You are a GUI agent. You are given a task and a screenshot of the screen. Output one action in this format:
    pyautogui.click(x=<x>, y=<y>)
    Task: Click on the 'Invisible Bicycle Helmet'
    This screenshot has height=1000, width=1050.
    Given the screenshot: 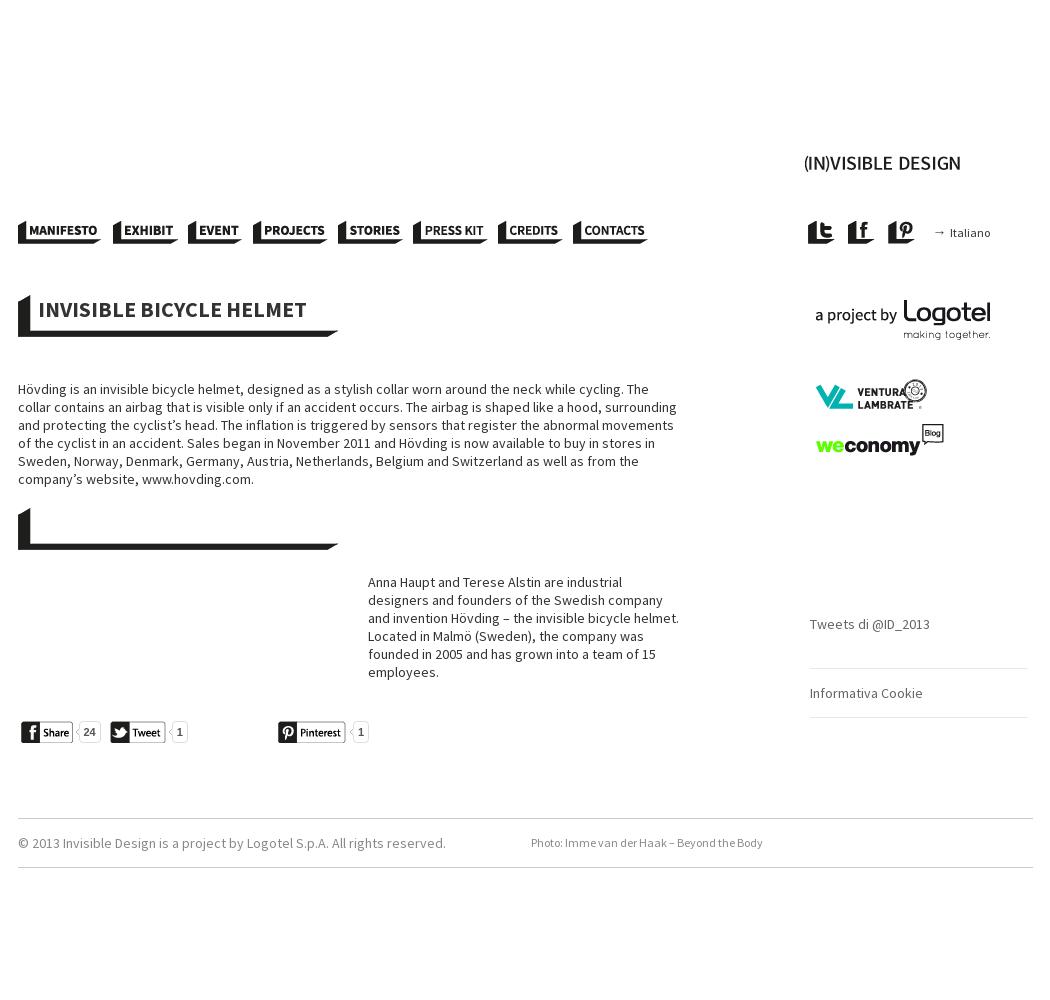 What is the action you would take?
    pyautogui.click(x=36, y=309)
    